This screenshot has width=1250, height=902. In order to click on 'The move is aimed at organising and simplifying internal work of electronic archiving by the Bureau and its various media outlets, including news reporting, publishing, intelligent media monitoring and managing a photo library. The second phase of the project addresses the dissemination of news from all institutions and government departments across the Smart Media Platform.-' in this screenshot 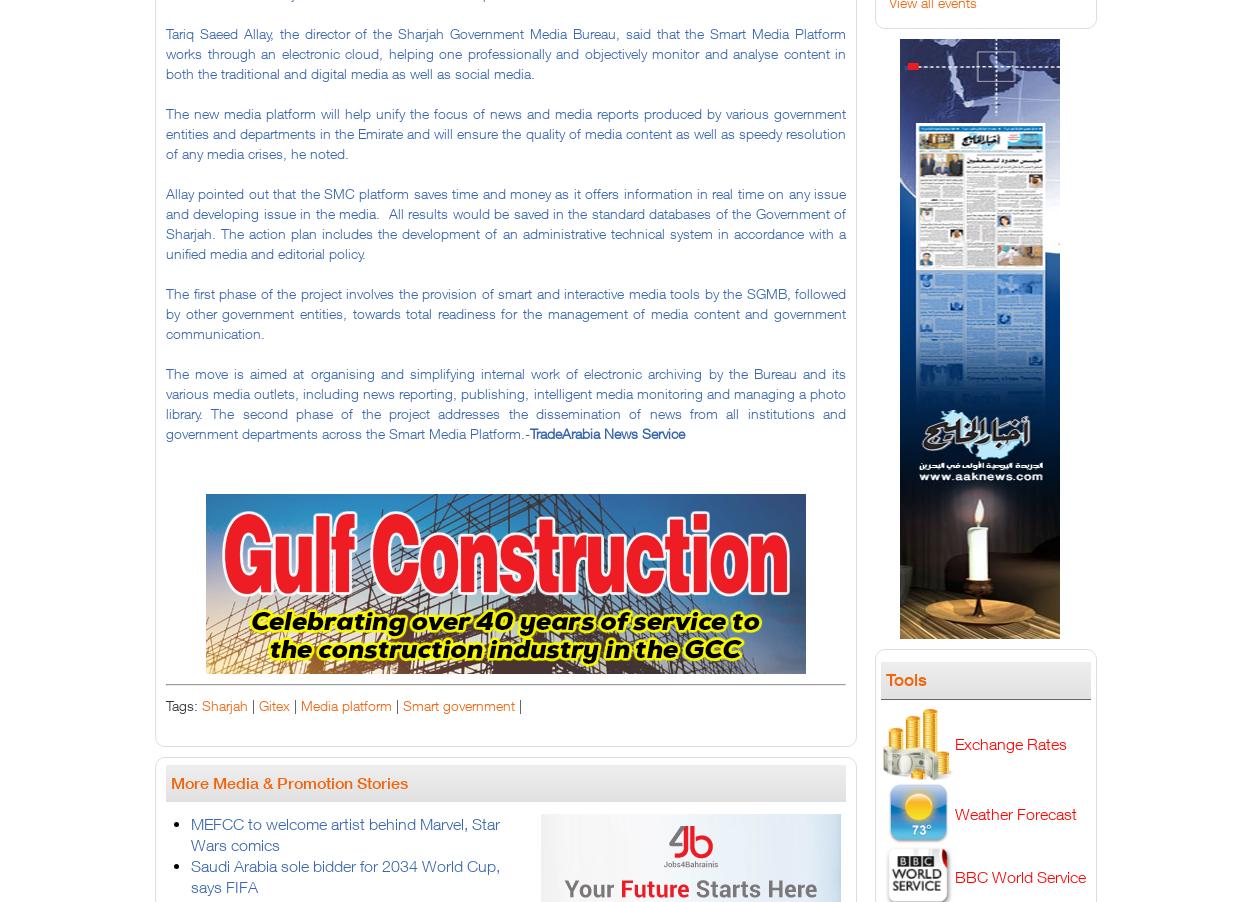, I will do `click(506, 403)`.